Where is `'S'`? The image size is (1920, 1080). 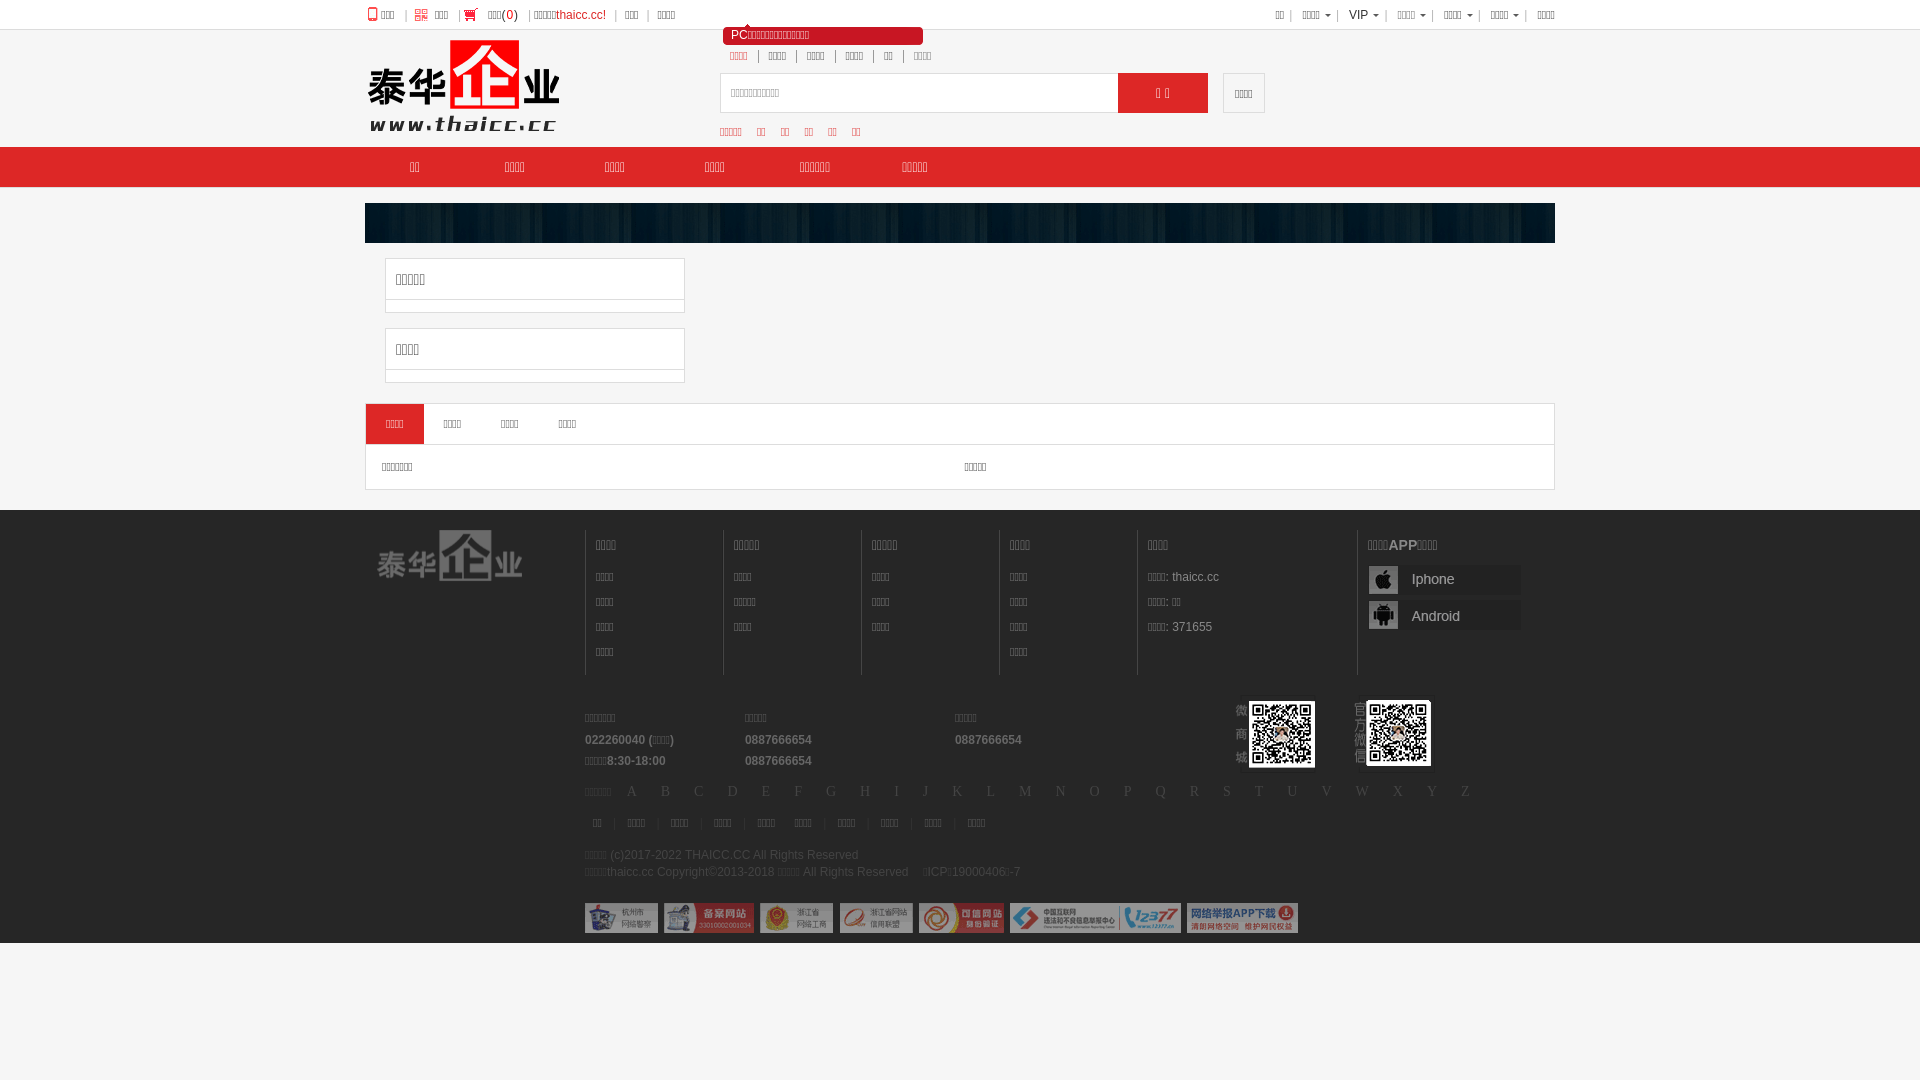
'S' is located at coordinates (1226, 790).